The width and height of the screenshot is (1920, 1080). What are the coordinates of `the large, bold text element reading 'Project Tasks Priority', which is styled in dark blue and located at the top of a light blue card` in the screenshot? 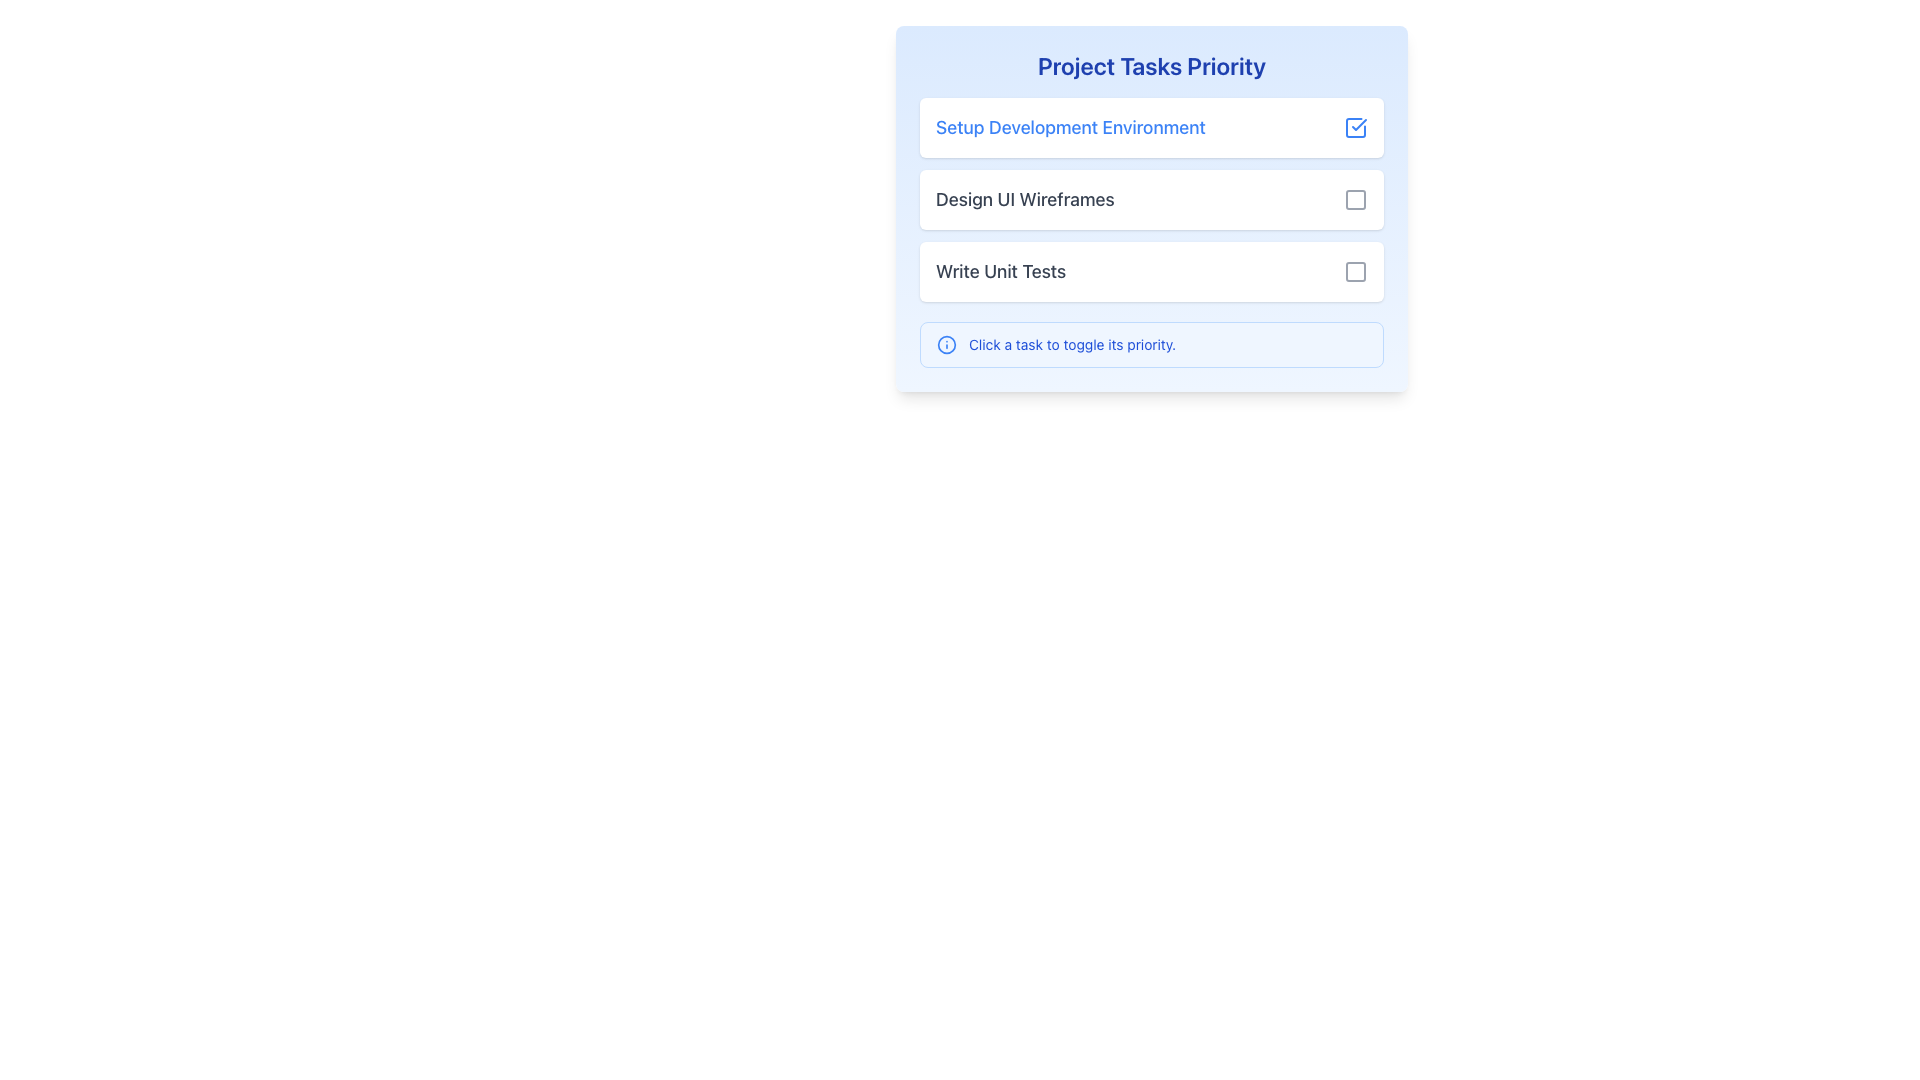 It's located at (1152, 64).